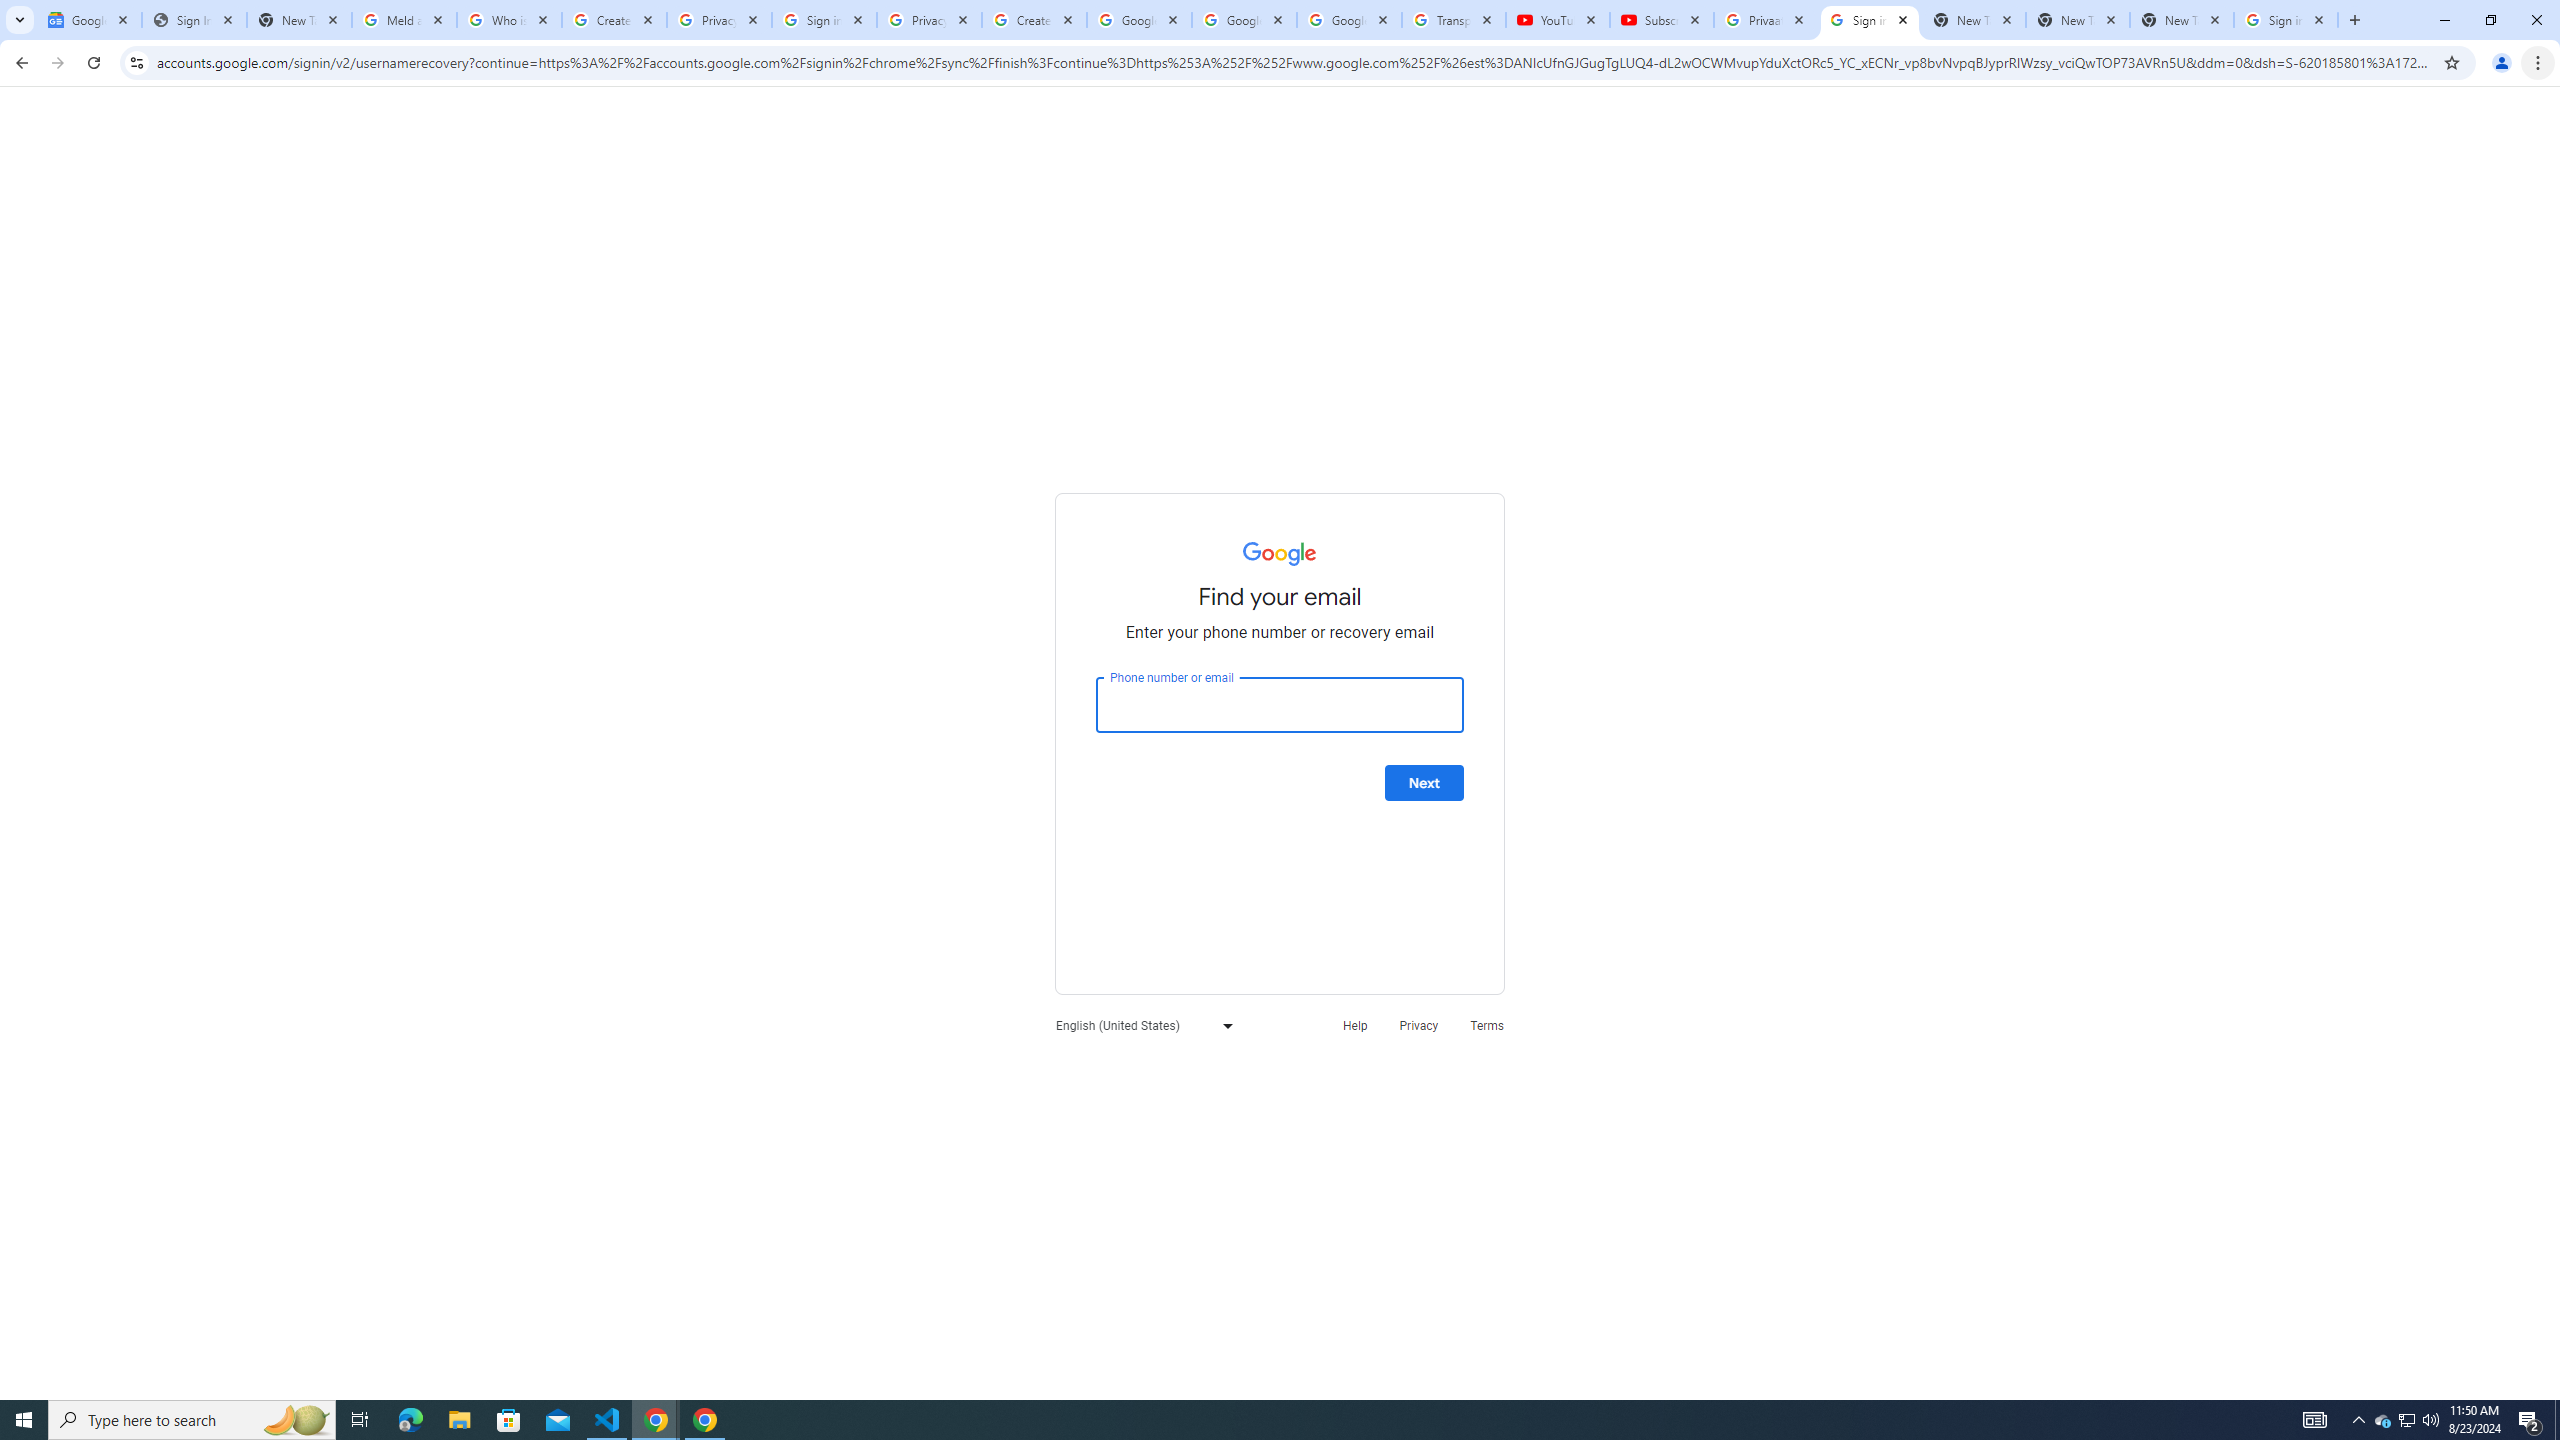 The height and width of the screenshot is (1440, 2560). I want to click on 'New Tab', so click(2181, 19).